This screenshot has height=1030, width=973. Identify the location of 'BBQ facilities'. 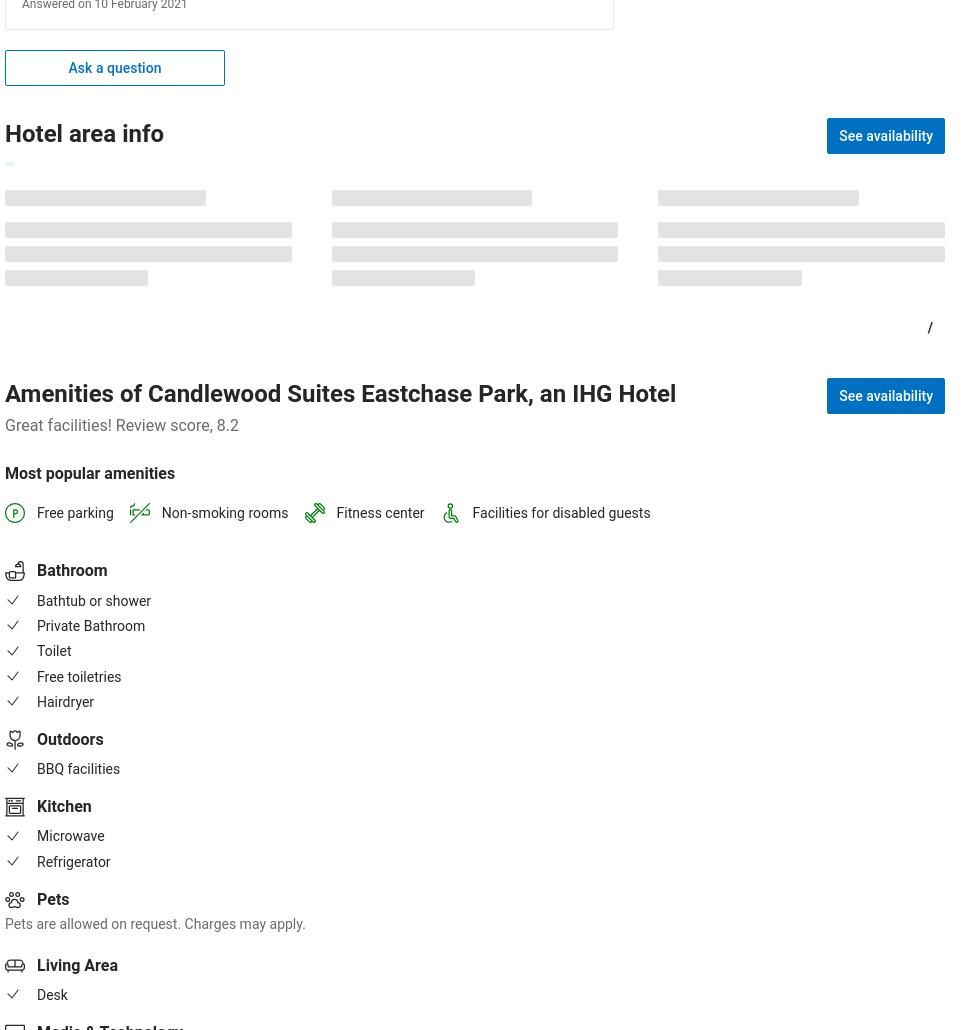
(77, 768).